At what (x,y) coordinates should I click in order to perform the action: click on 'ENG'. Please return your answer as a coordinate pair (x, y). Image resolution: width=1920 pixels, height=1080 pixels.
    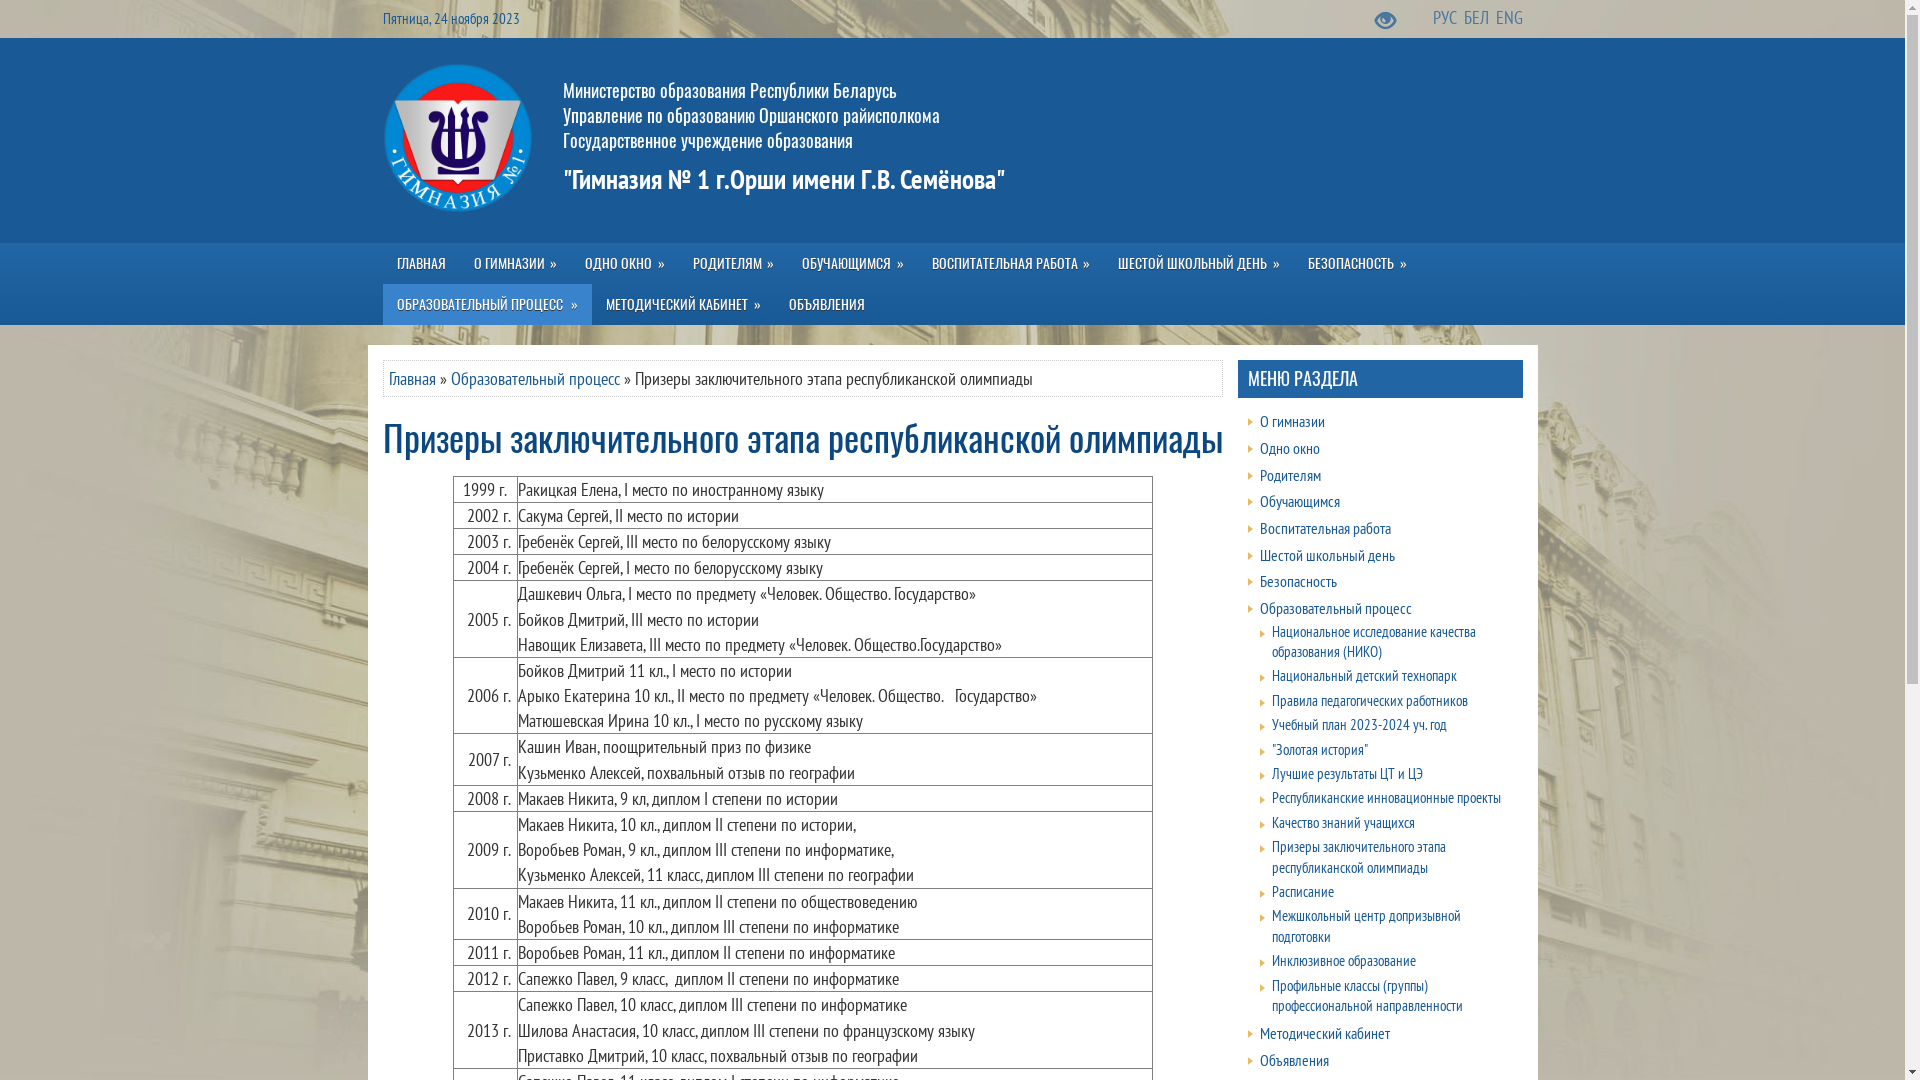
    Looking at the image, I should click on (1509, 17).